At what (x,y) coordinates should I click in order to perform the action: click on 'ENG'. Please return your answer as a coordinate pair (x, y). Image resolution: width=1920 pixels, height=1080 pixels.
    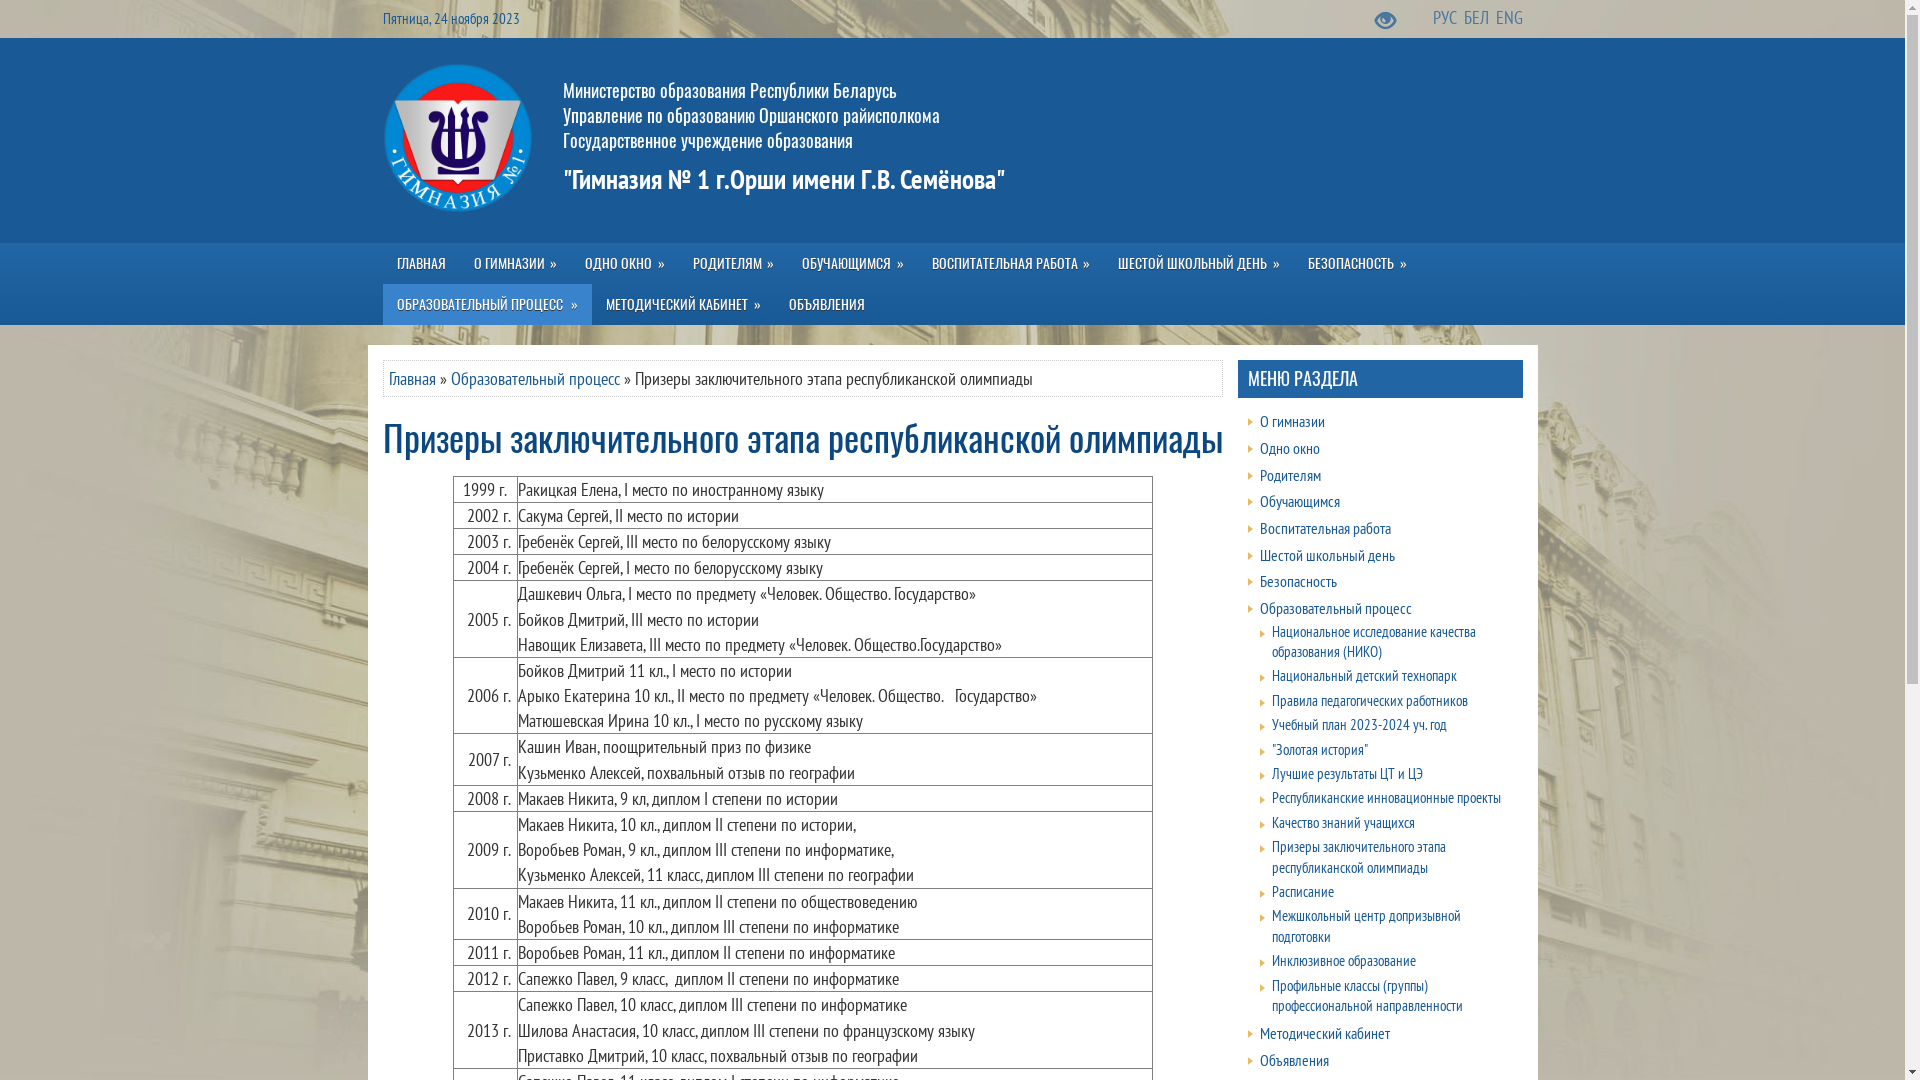
    Looking at the image, I should click on (1509, 17).